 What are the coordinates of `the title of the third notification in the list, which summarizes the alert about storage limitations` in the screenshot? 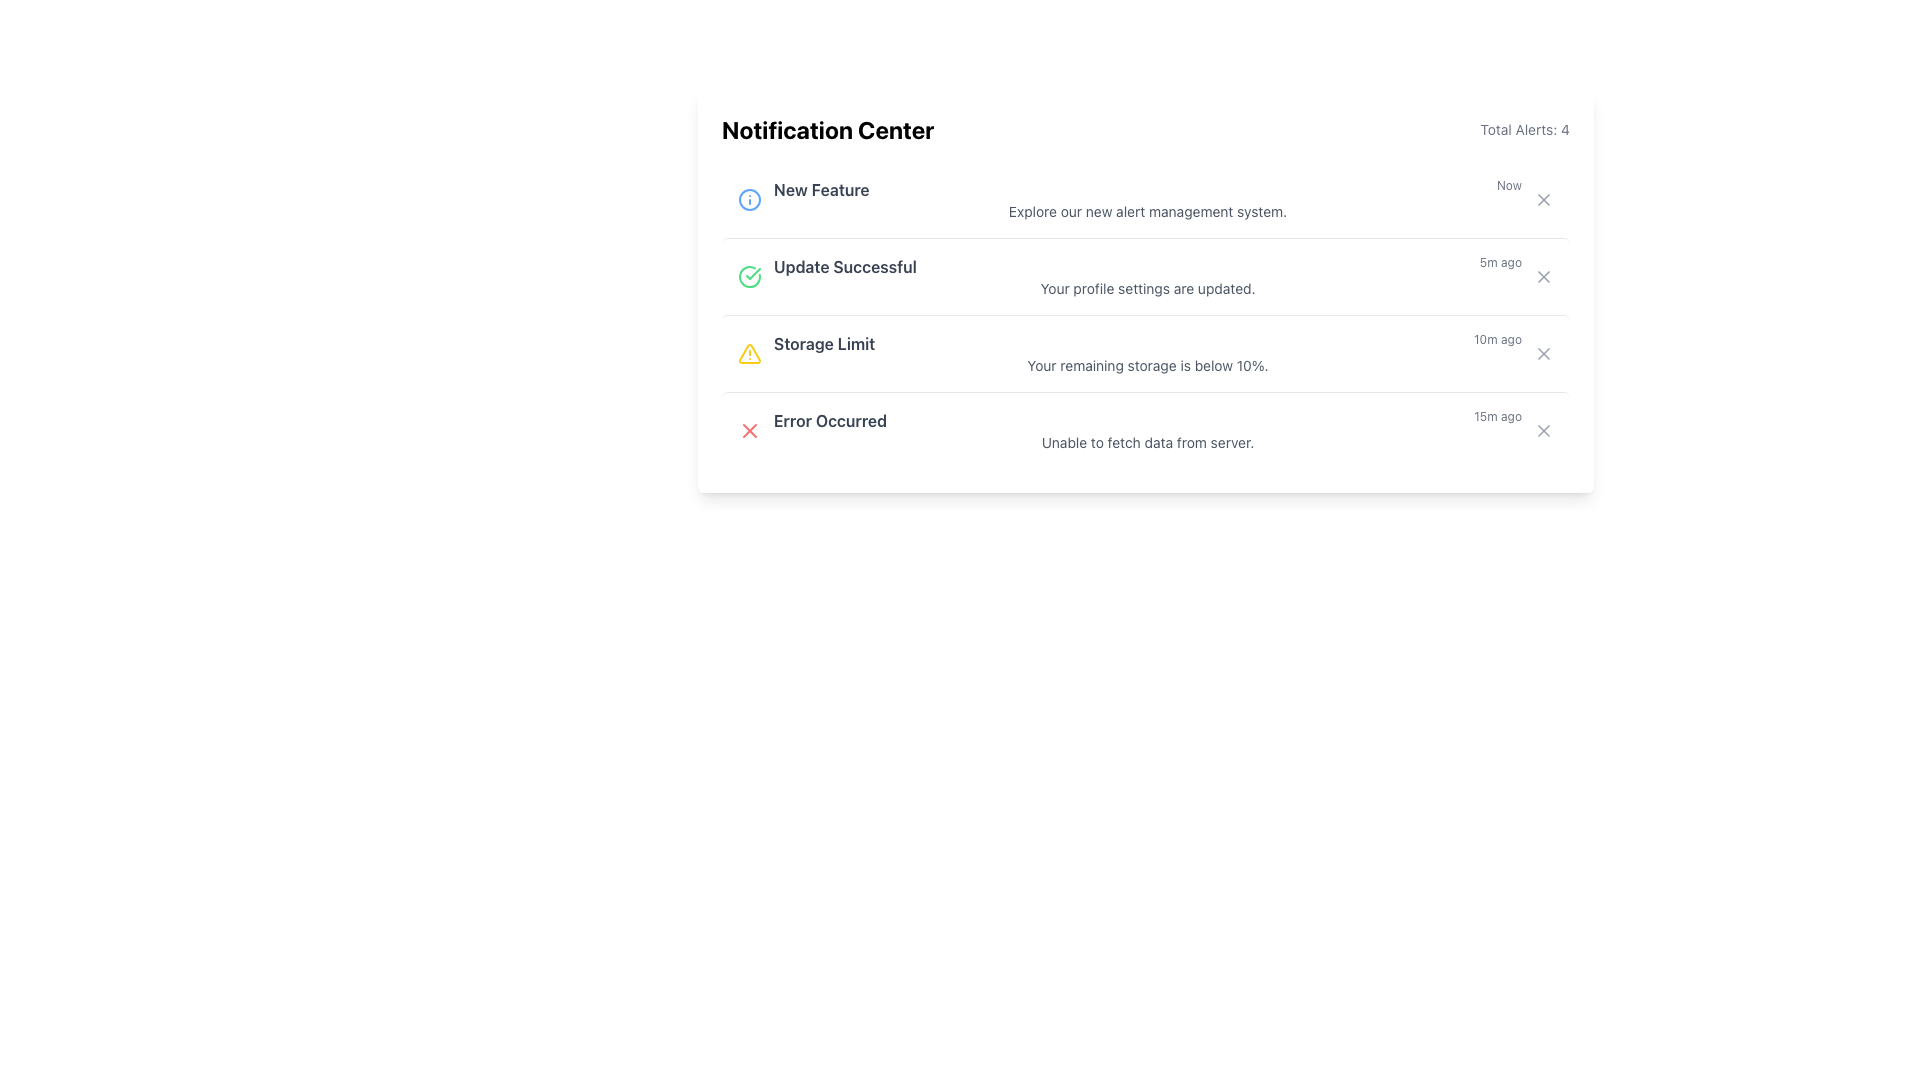 It's located at (824, 342).